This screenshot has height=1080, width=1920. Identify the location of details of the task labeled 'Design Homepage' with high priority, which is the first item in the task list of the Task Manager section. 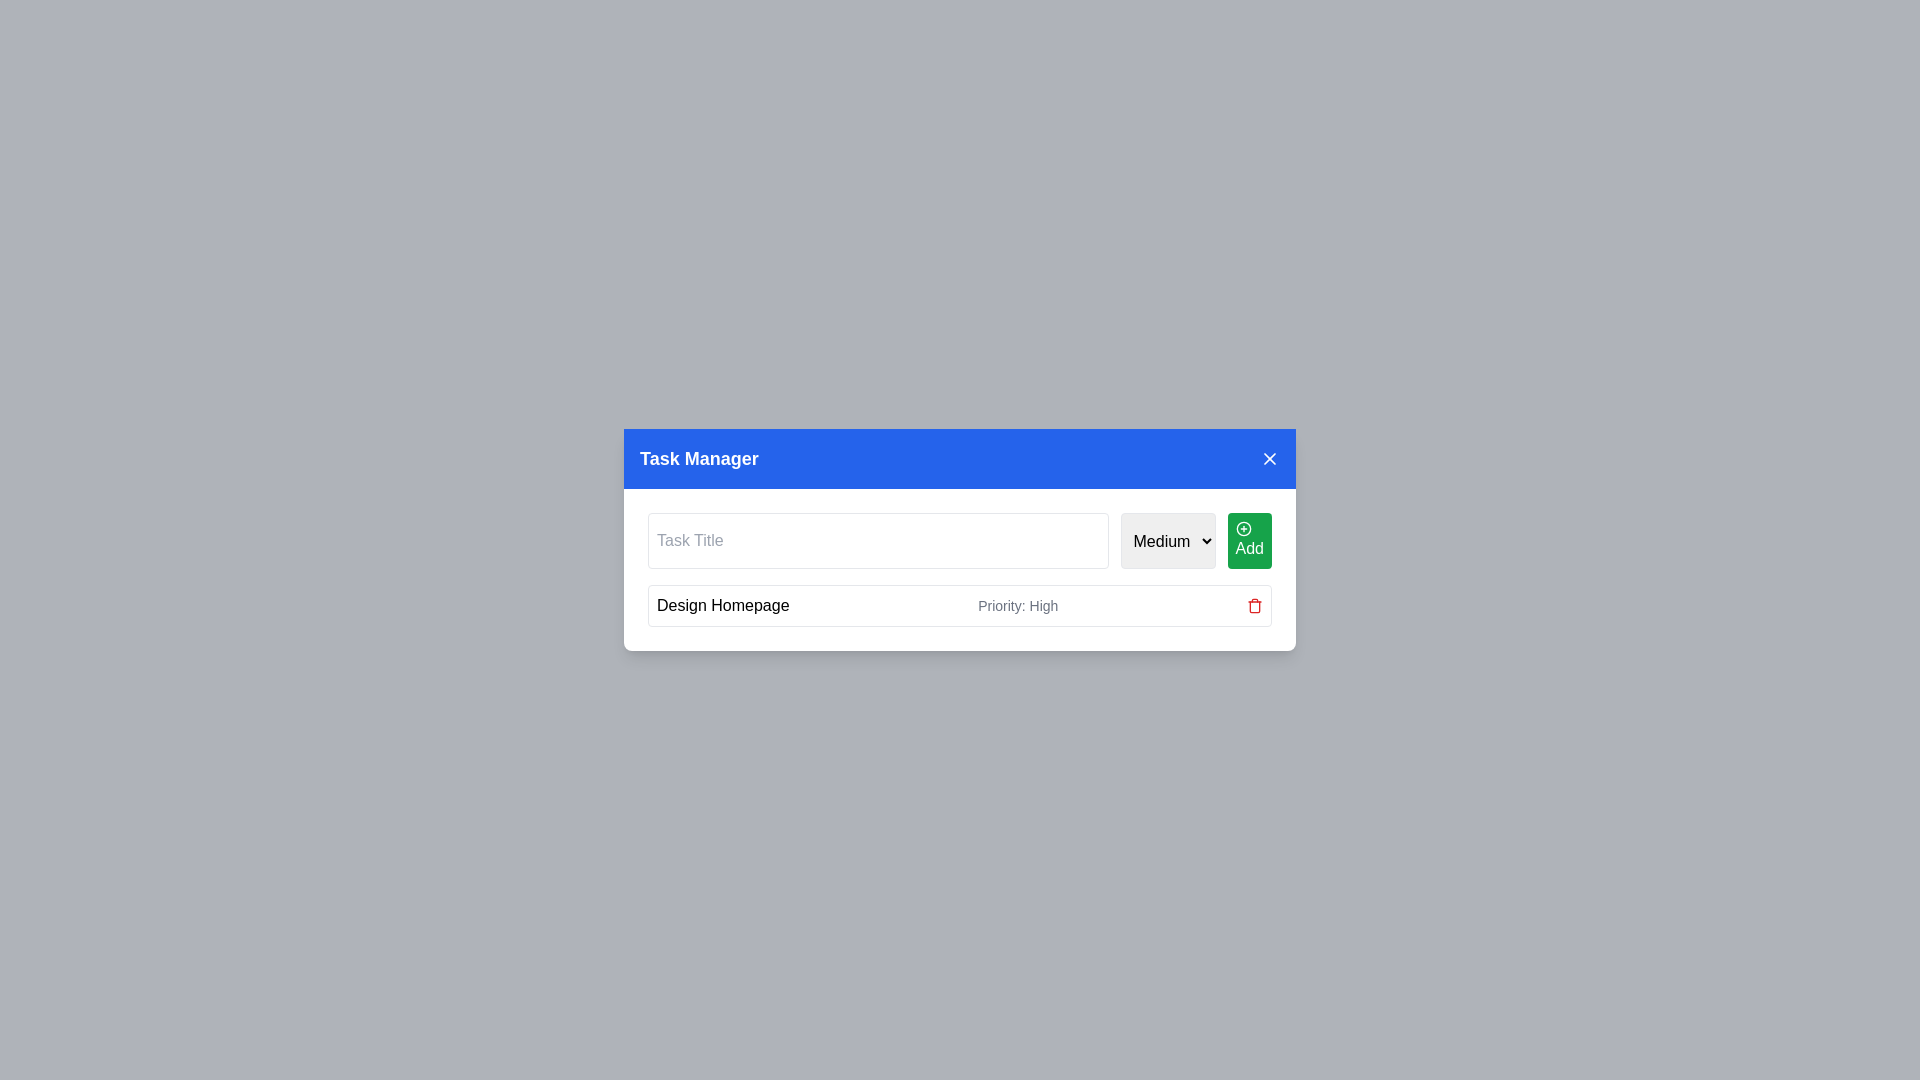
(960, 604).